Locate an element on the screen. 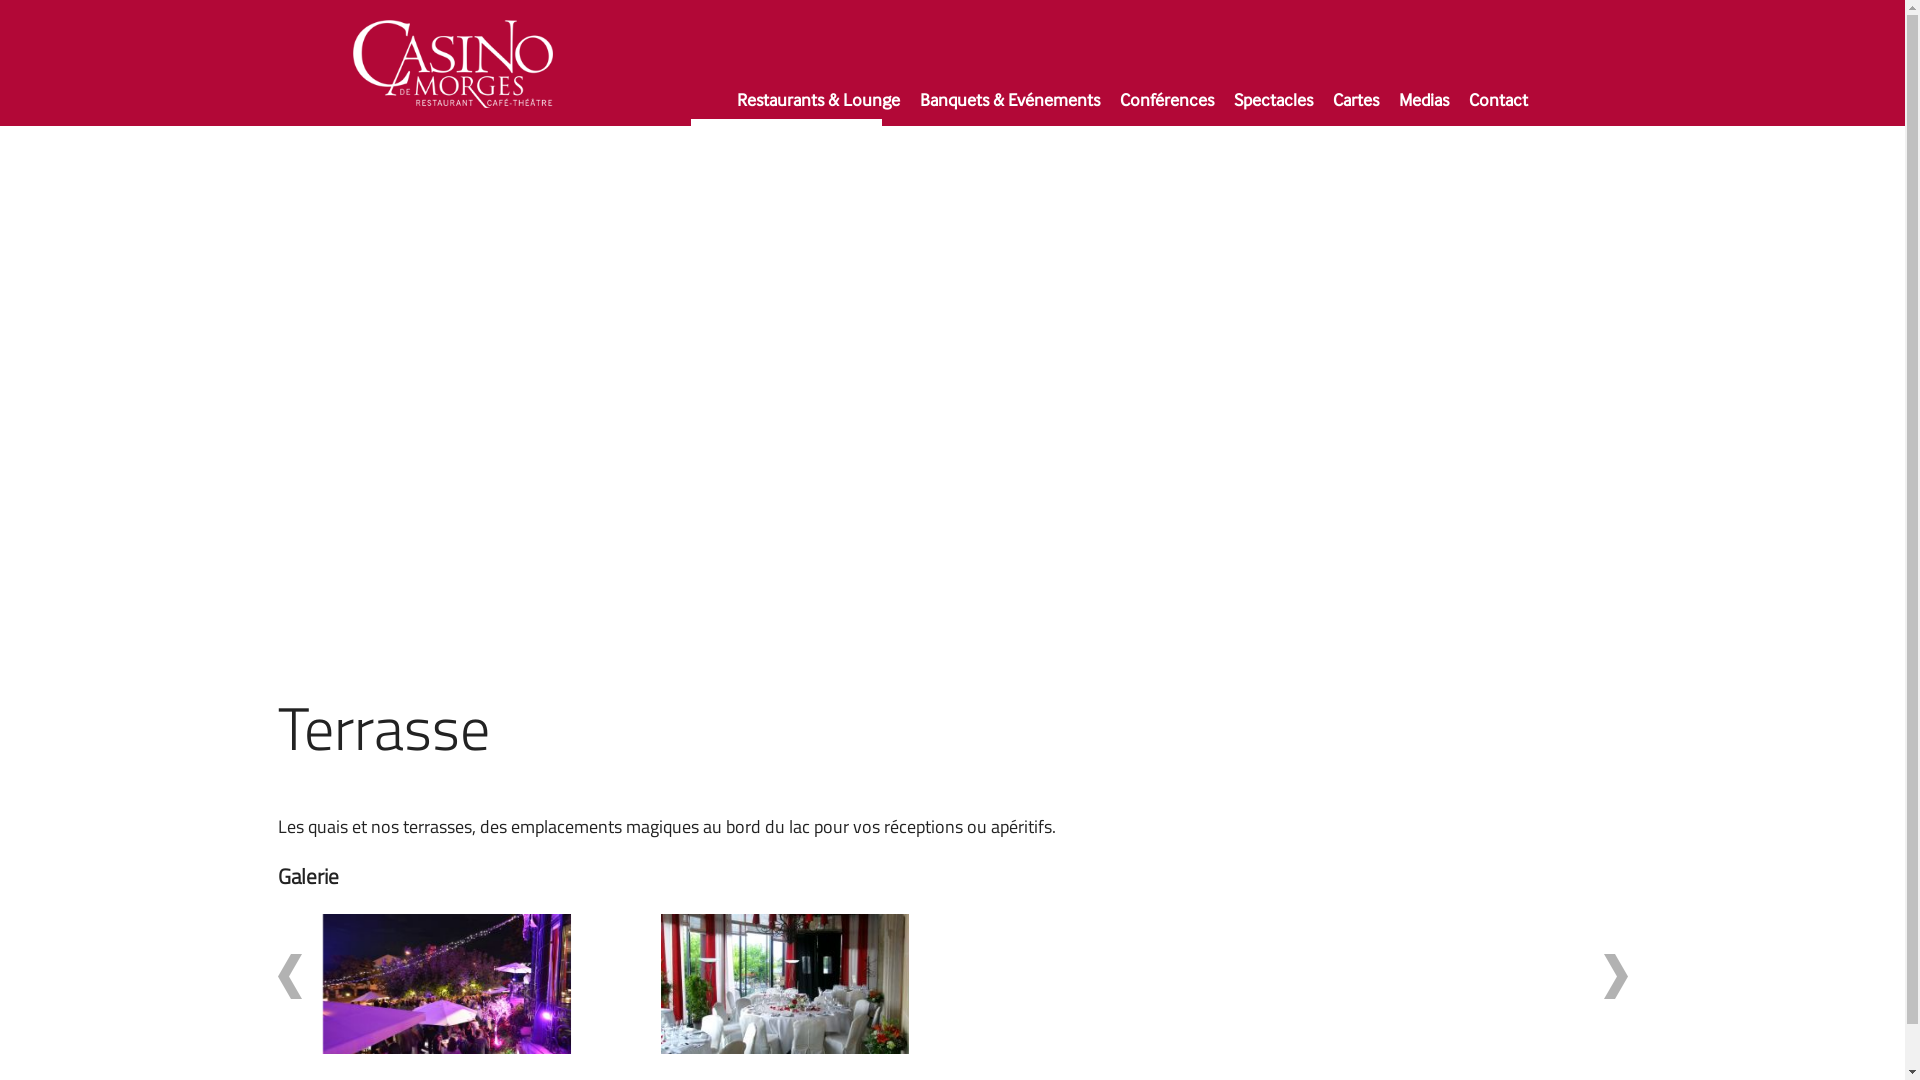 The width and height of the screenshot is (1920, 1080). 'Medias' is located at coordinates (1423, 108).